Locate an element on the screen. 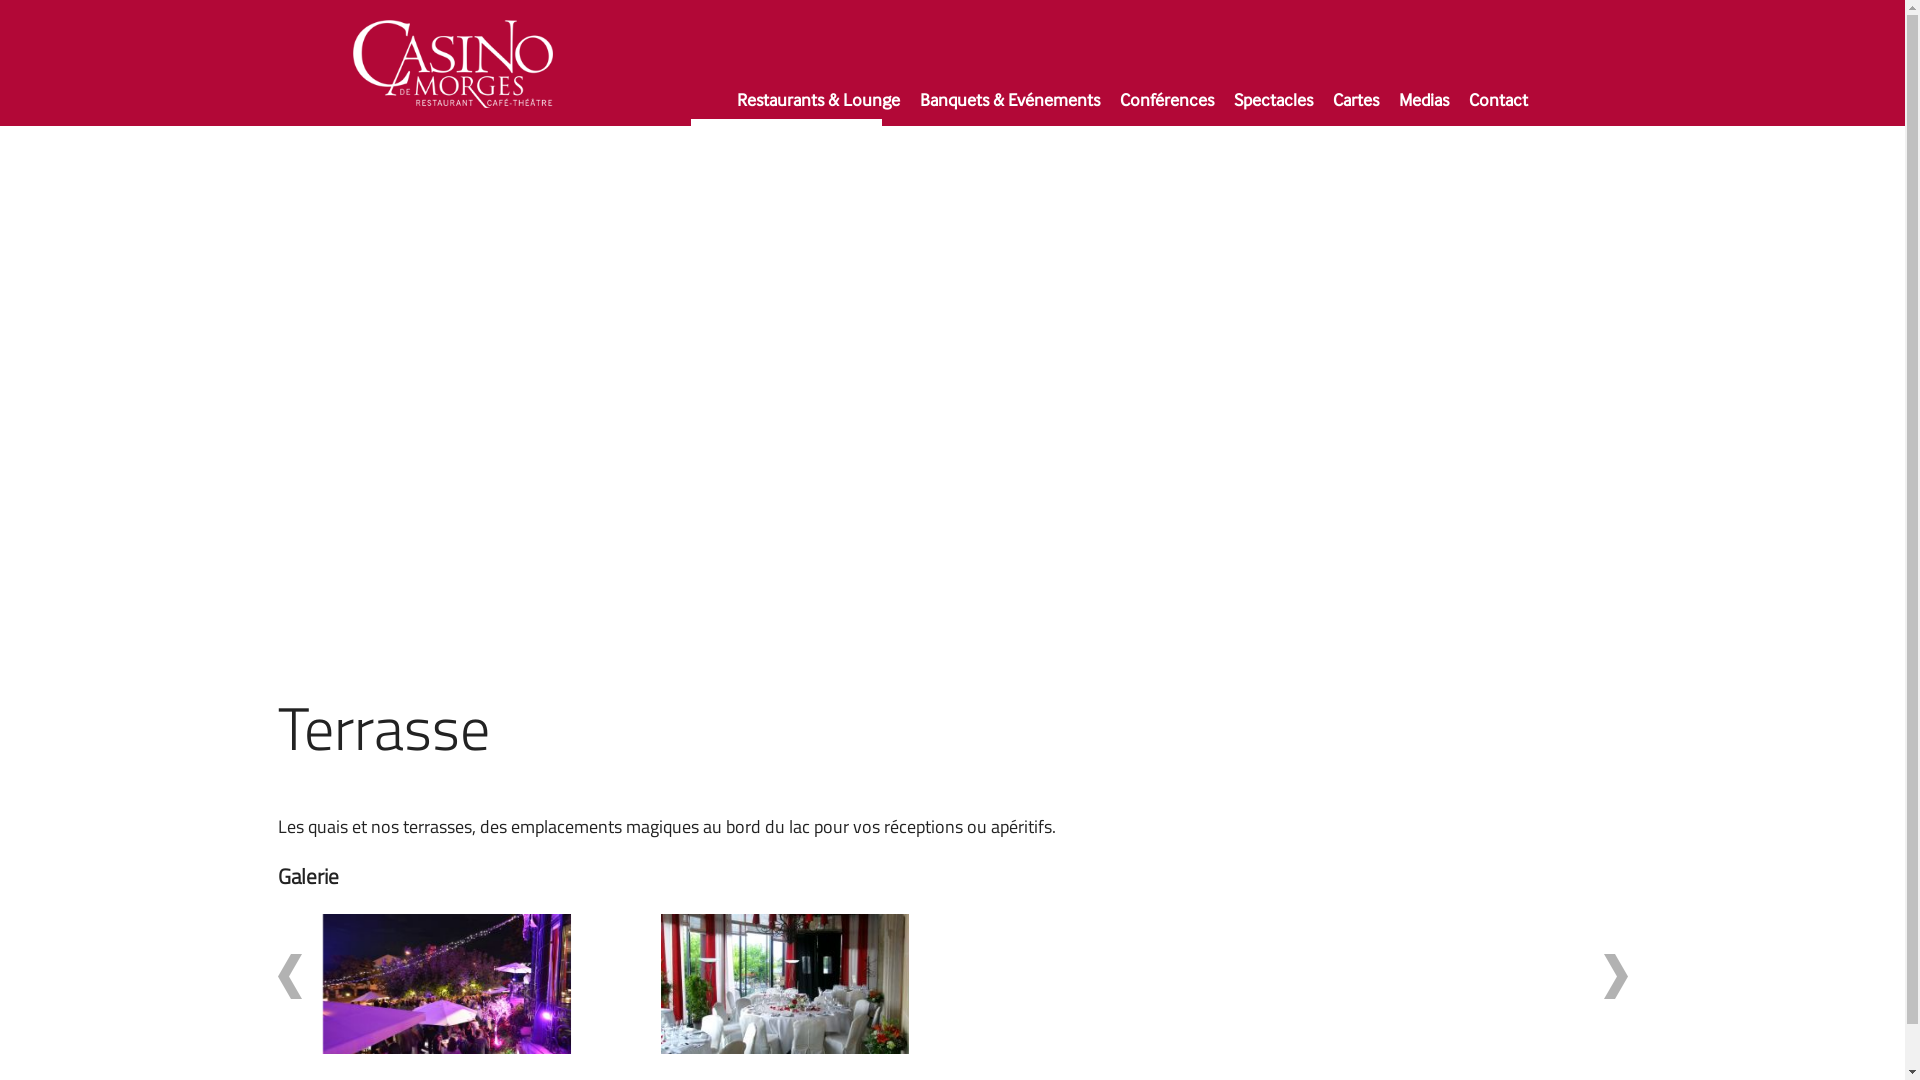 The width and height of the screenshot is (1920, 1080). 'Medias' is located at coordinates (1423, 108).